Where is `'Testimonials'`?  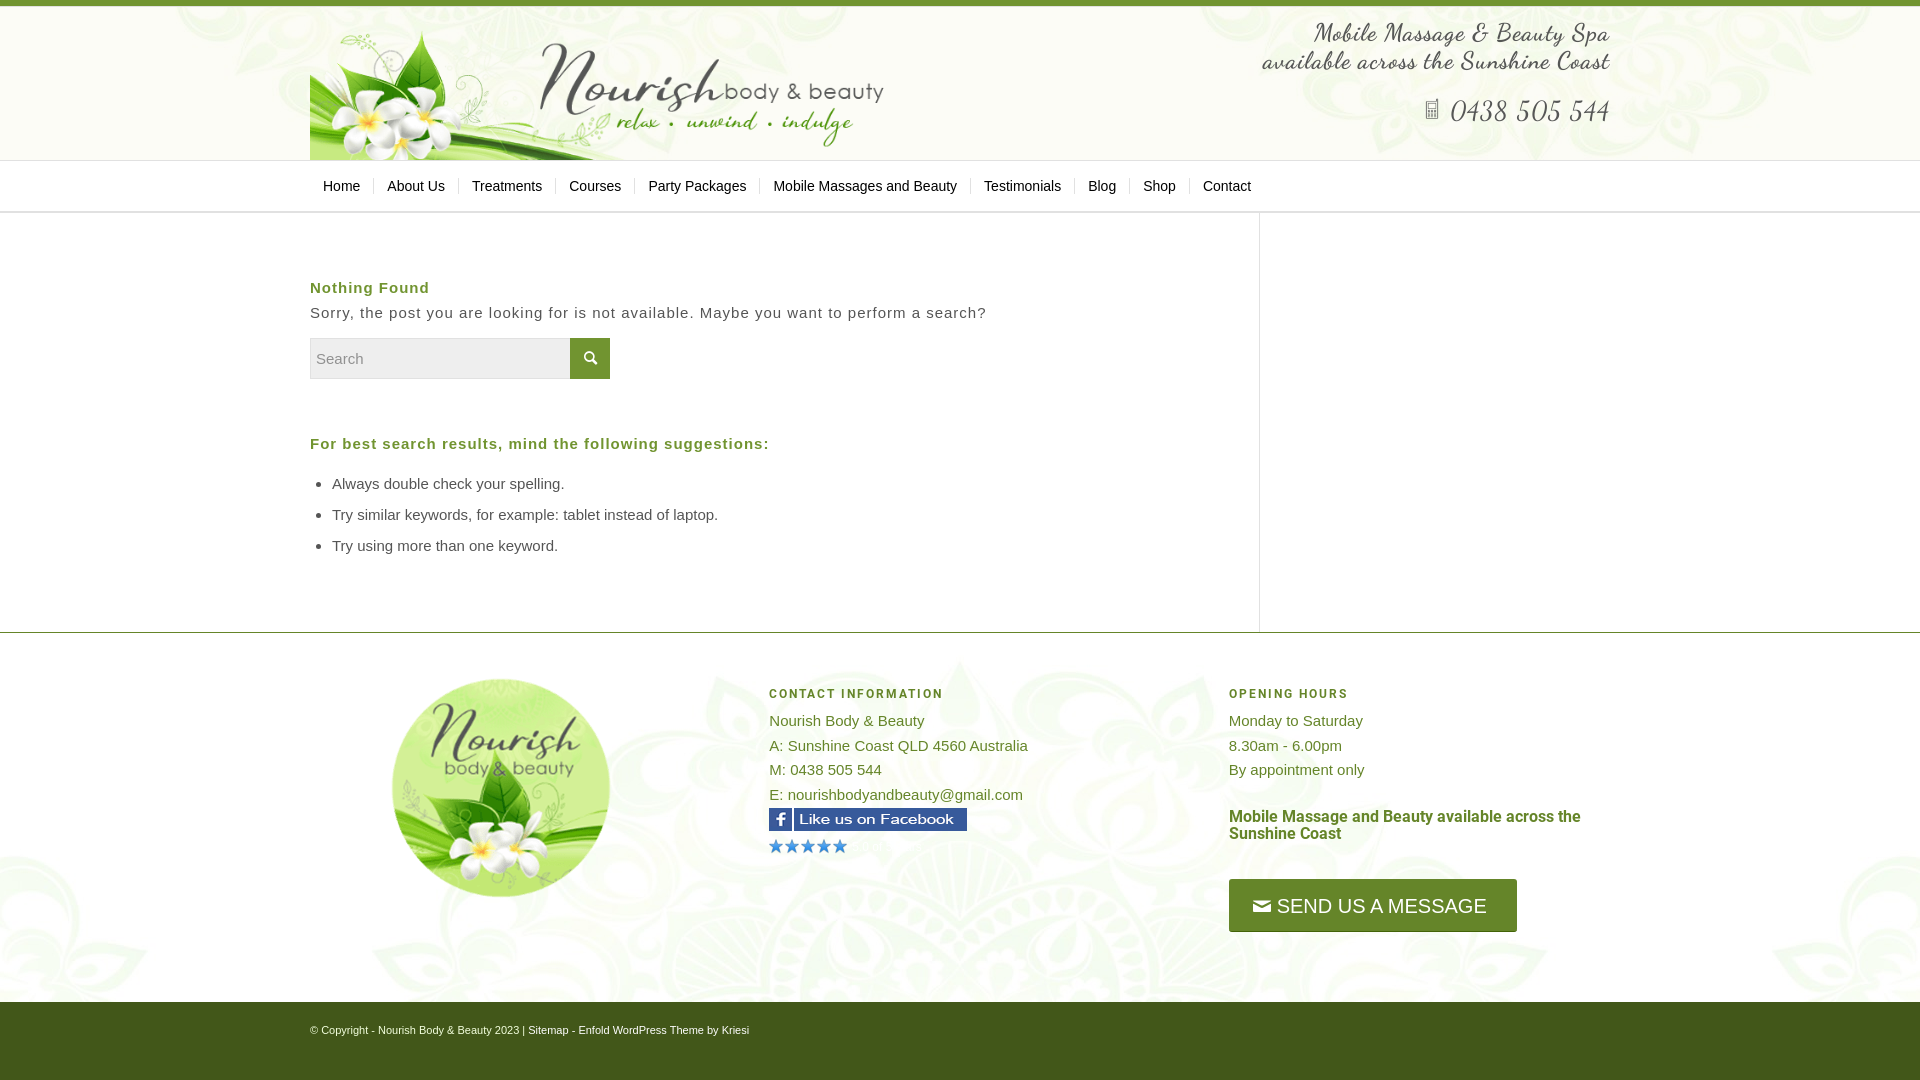 'Testimonials' is located at coordinates (1022, 185).